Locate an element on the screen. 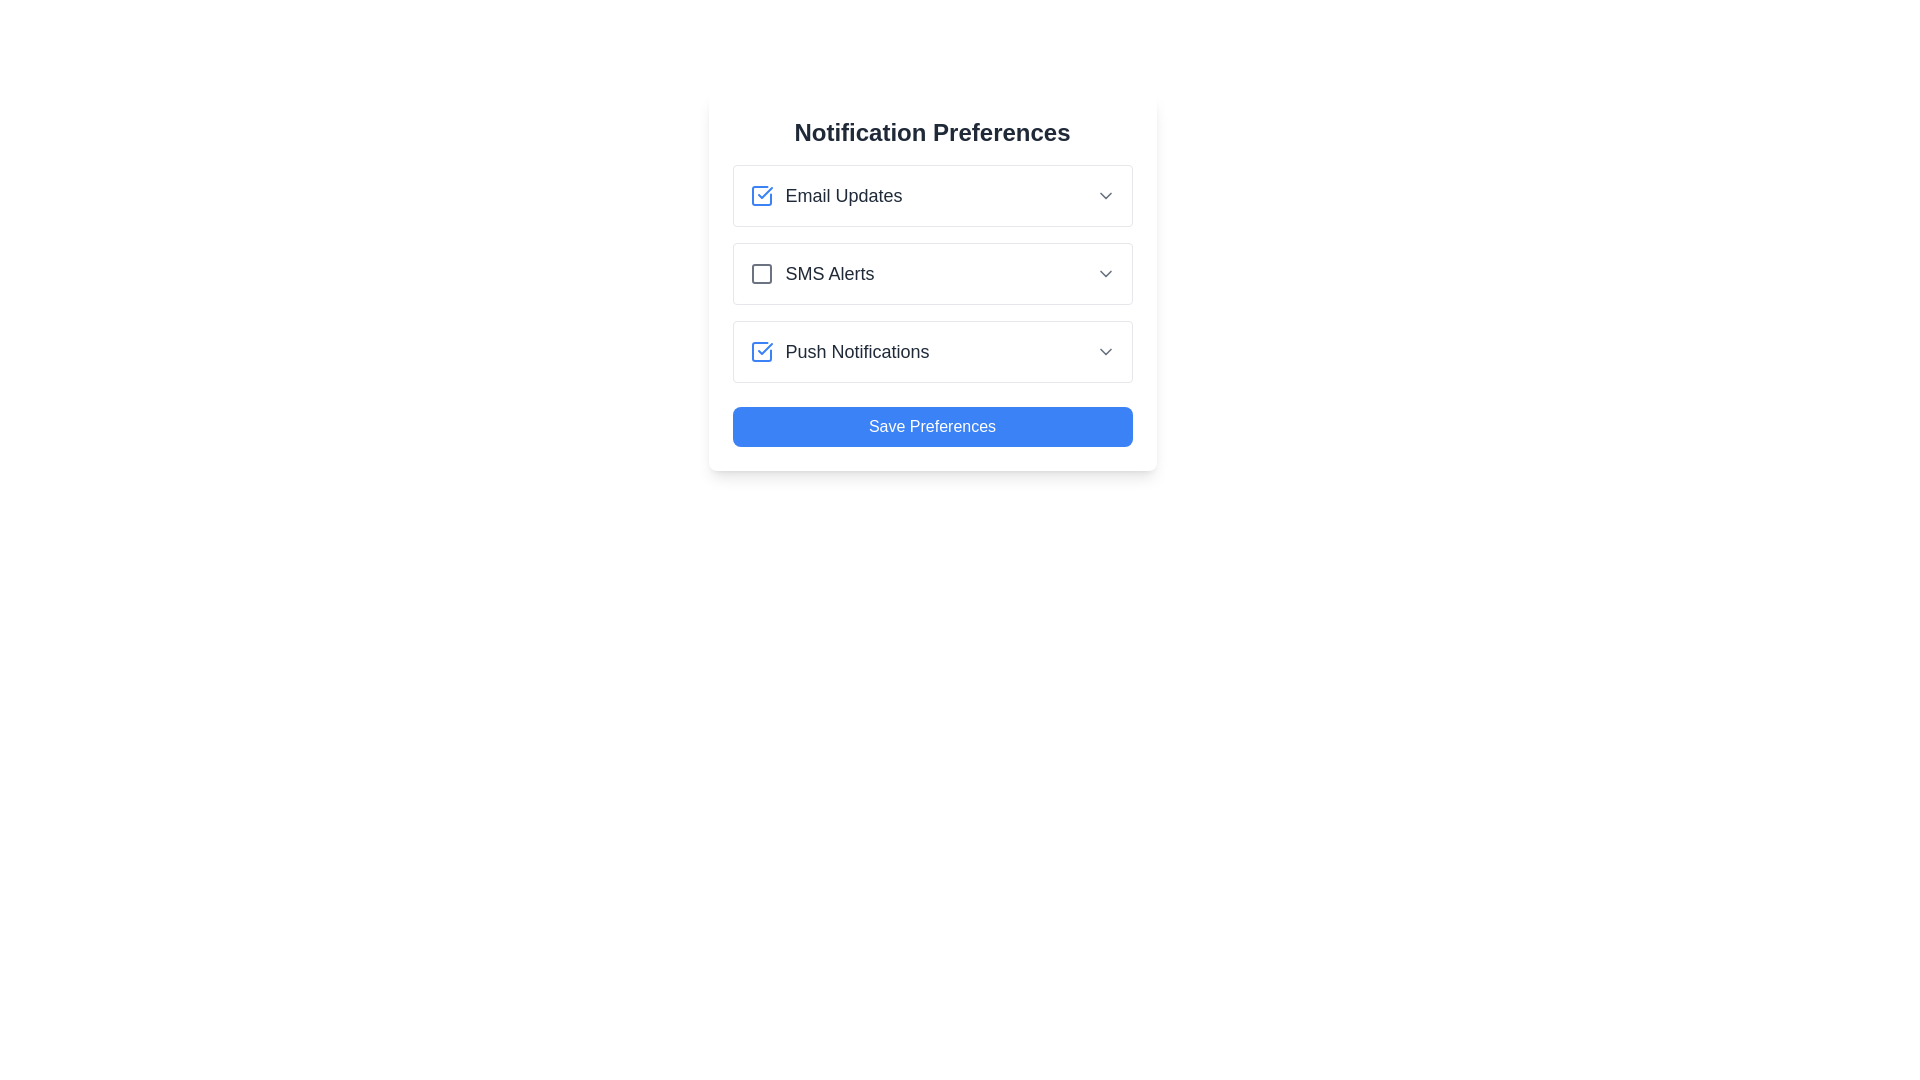 This screenshot has height=1080, width=1920. the static text element that serves as the section title for configuring notification preferences, located centrally above the other elements is located at coordinates (931, 132).